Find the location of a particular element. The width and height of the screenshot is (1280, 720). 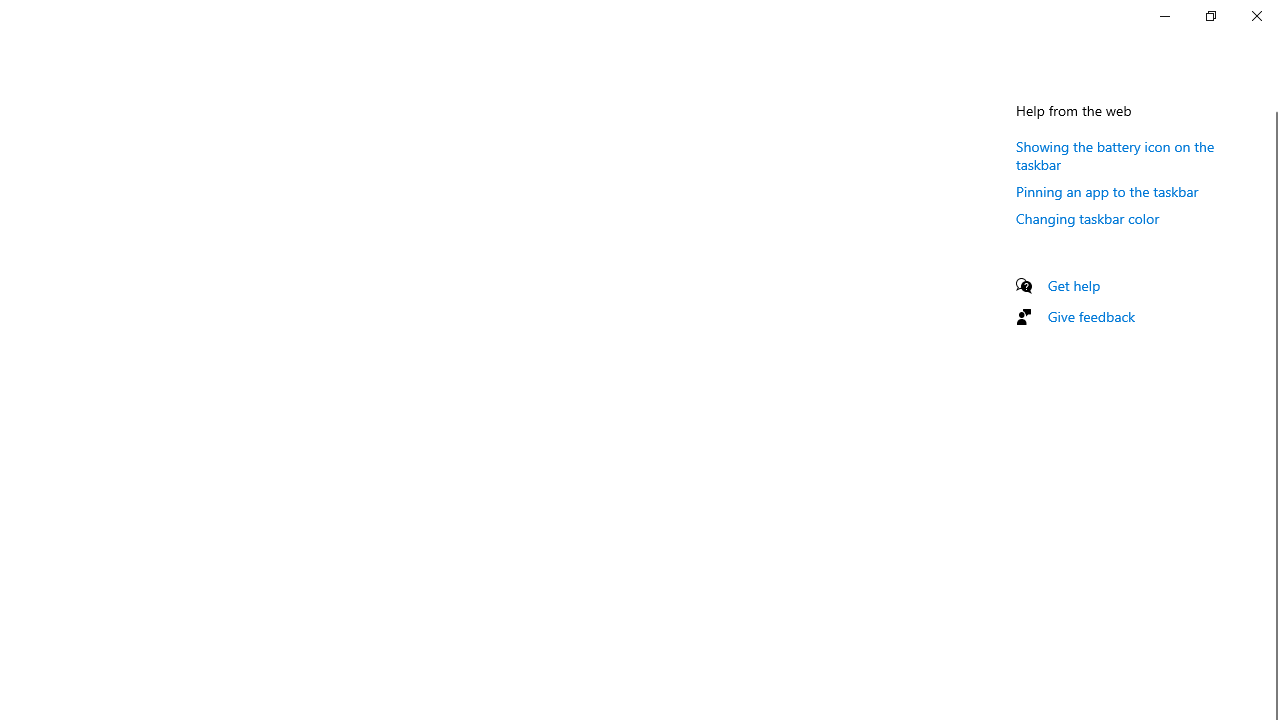

'Minimize Settings' is located at coordinates (1164, 15).